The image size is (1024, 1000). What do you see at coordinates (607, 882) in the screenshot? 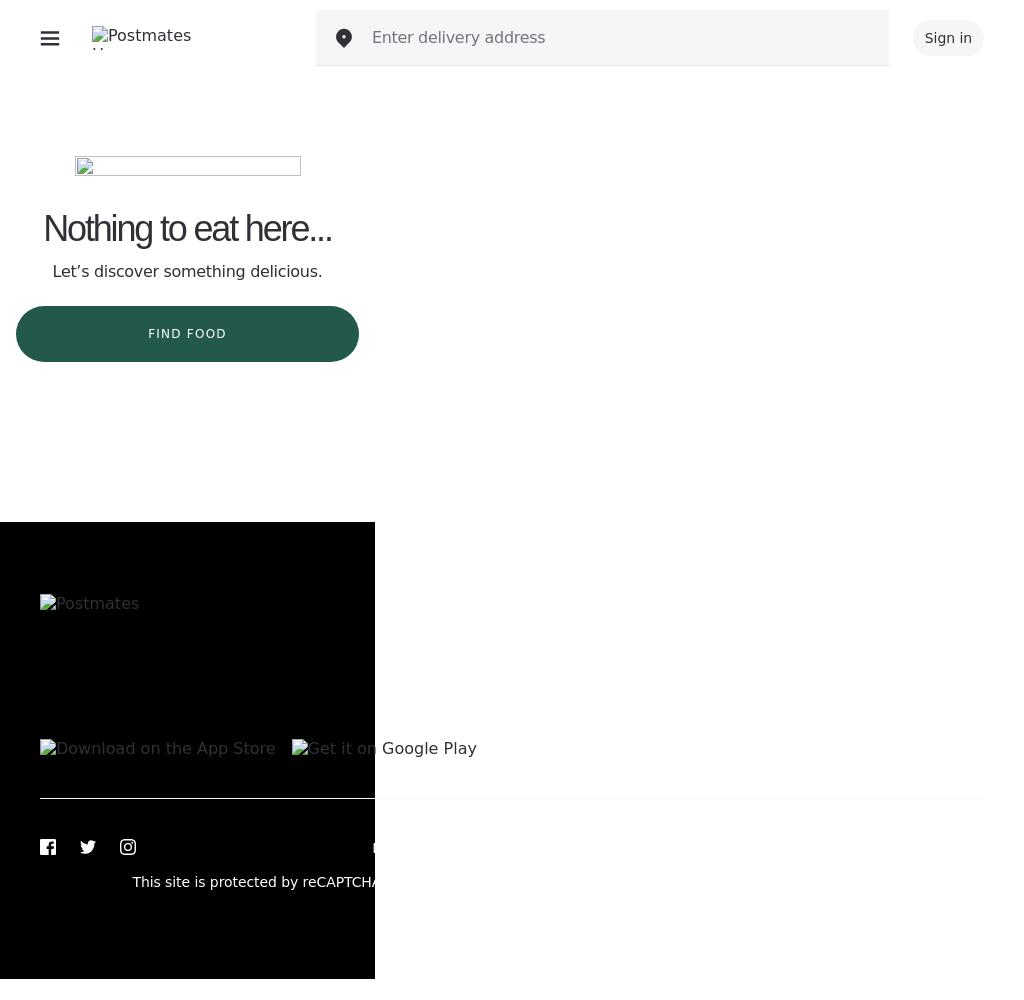
I see `'and'` at bounding box center [607, 882].